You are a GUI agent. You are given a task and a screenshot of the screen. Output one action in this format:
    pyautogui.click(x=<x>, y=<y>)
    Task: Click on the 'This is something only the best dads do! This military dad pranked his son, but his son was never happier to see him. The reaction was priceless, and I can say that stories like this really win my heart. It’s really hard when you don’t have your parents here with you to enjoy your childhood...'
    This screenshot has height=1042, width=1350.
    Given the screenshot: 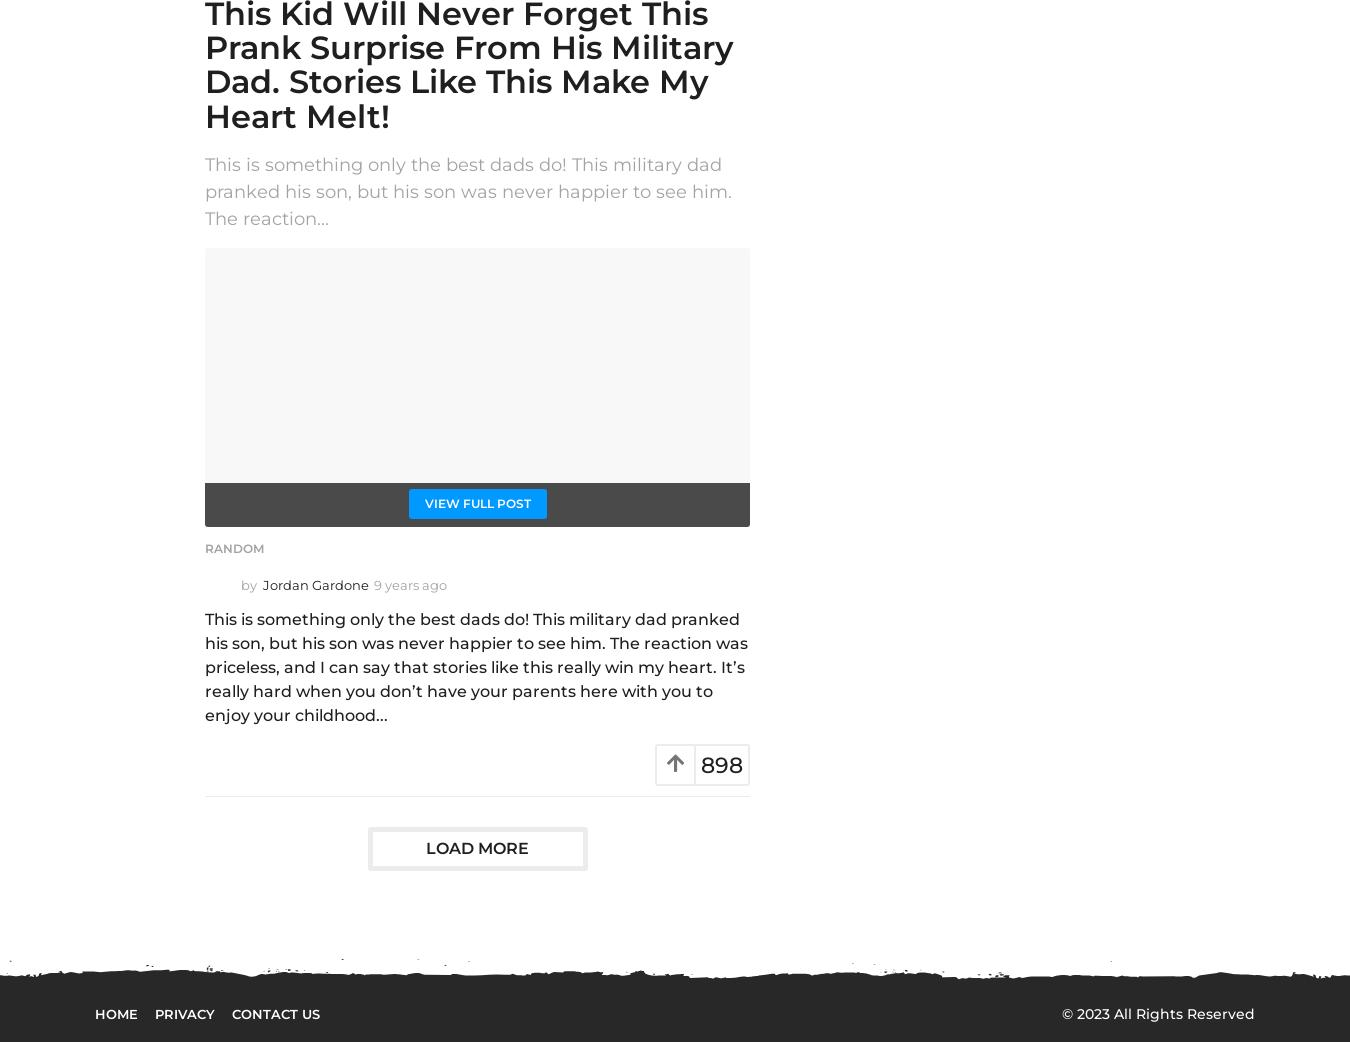 What is the action you would take?
    pyautogui.click(x=475, y=666)
    